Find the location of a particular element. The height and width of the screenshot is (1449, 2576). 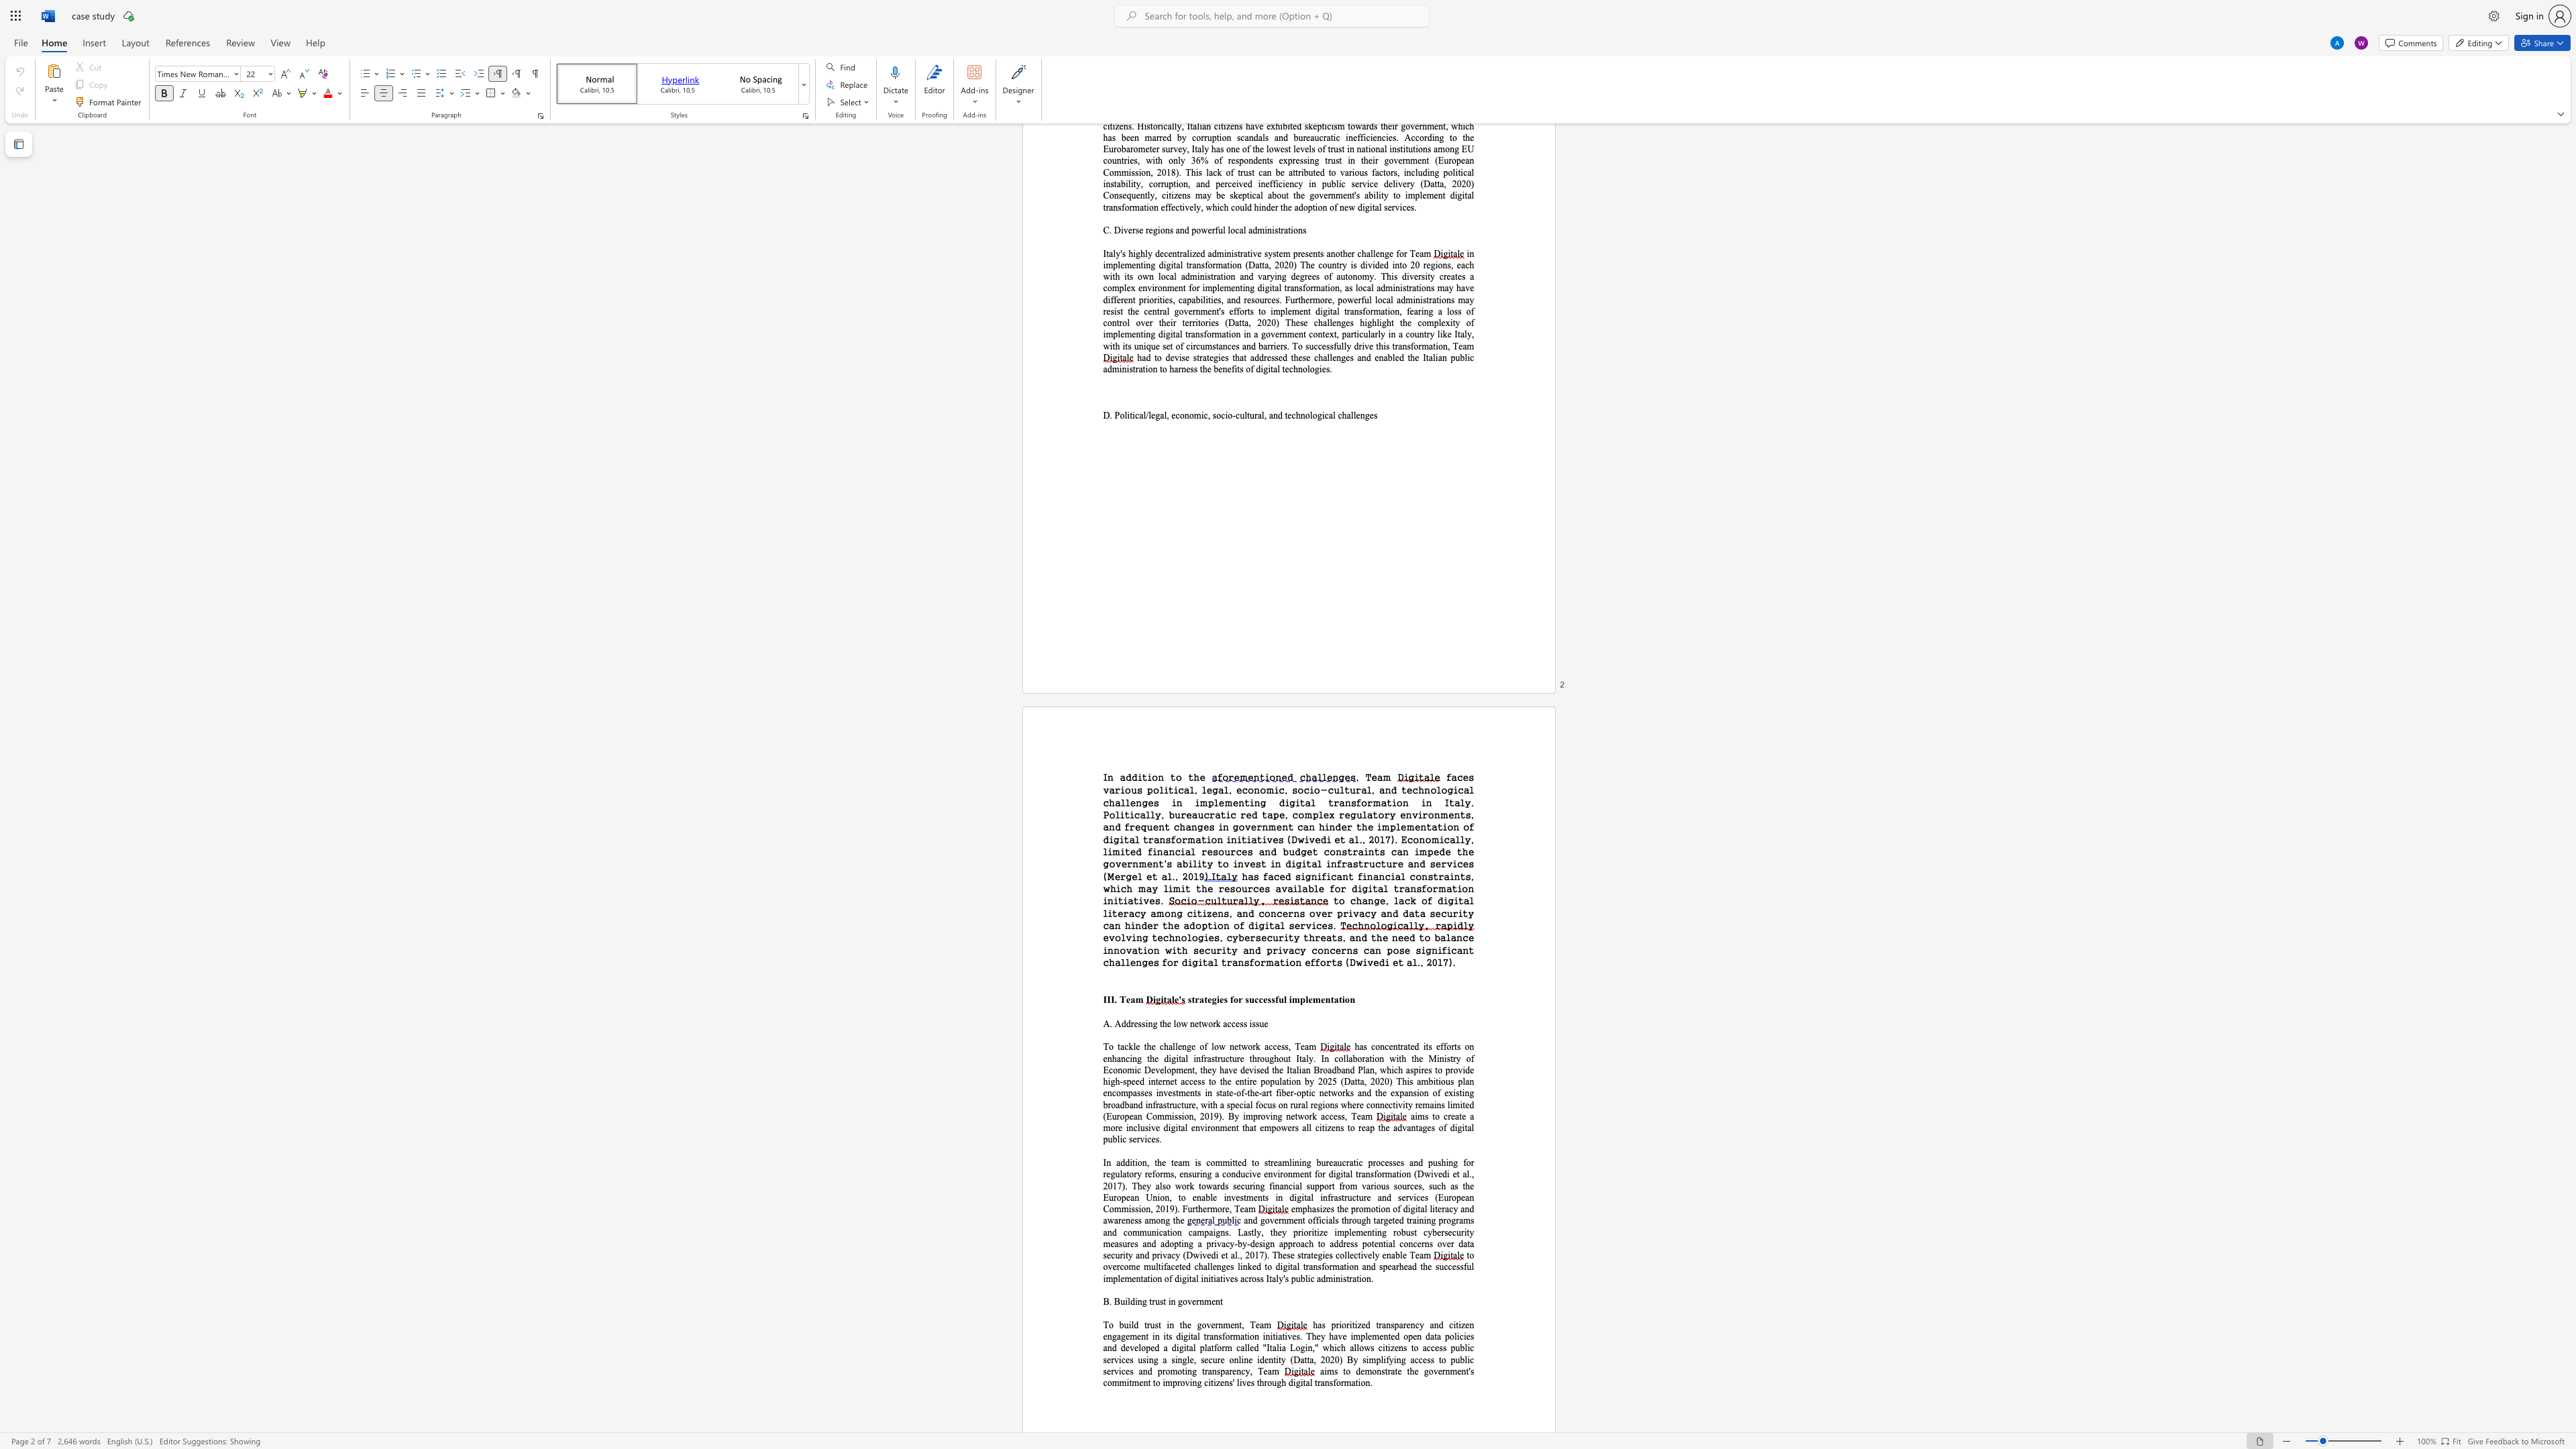

the subset text "igital environment that empowers all citizens to reap the advantages of digital p" within the text "aims to create a more inclusive digital environment that empowers all citizens to reap the advantages of digital public services." is located at coordinates (1167, 1128).